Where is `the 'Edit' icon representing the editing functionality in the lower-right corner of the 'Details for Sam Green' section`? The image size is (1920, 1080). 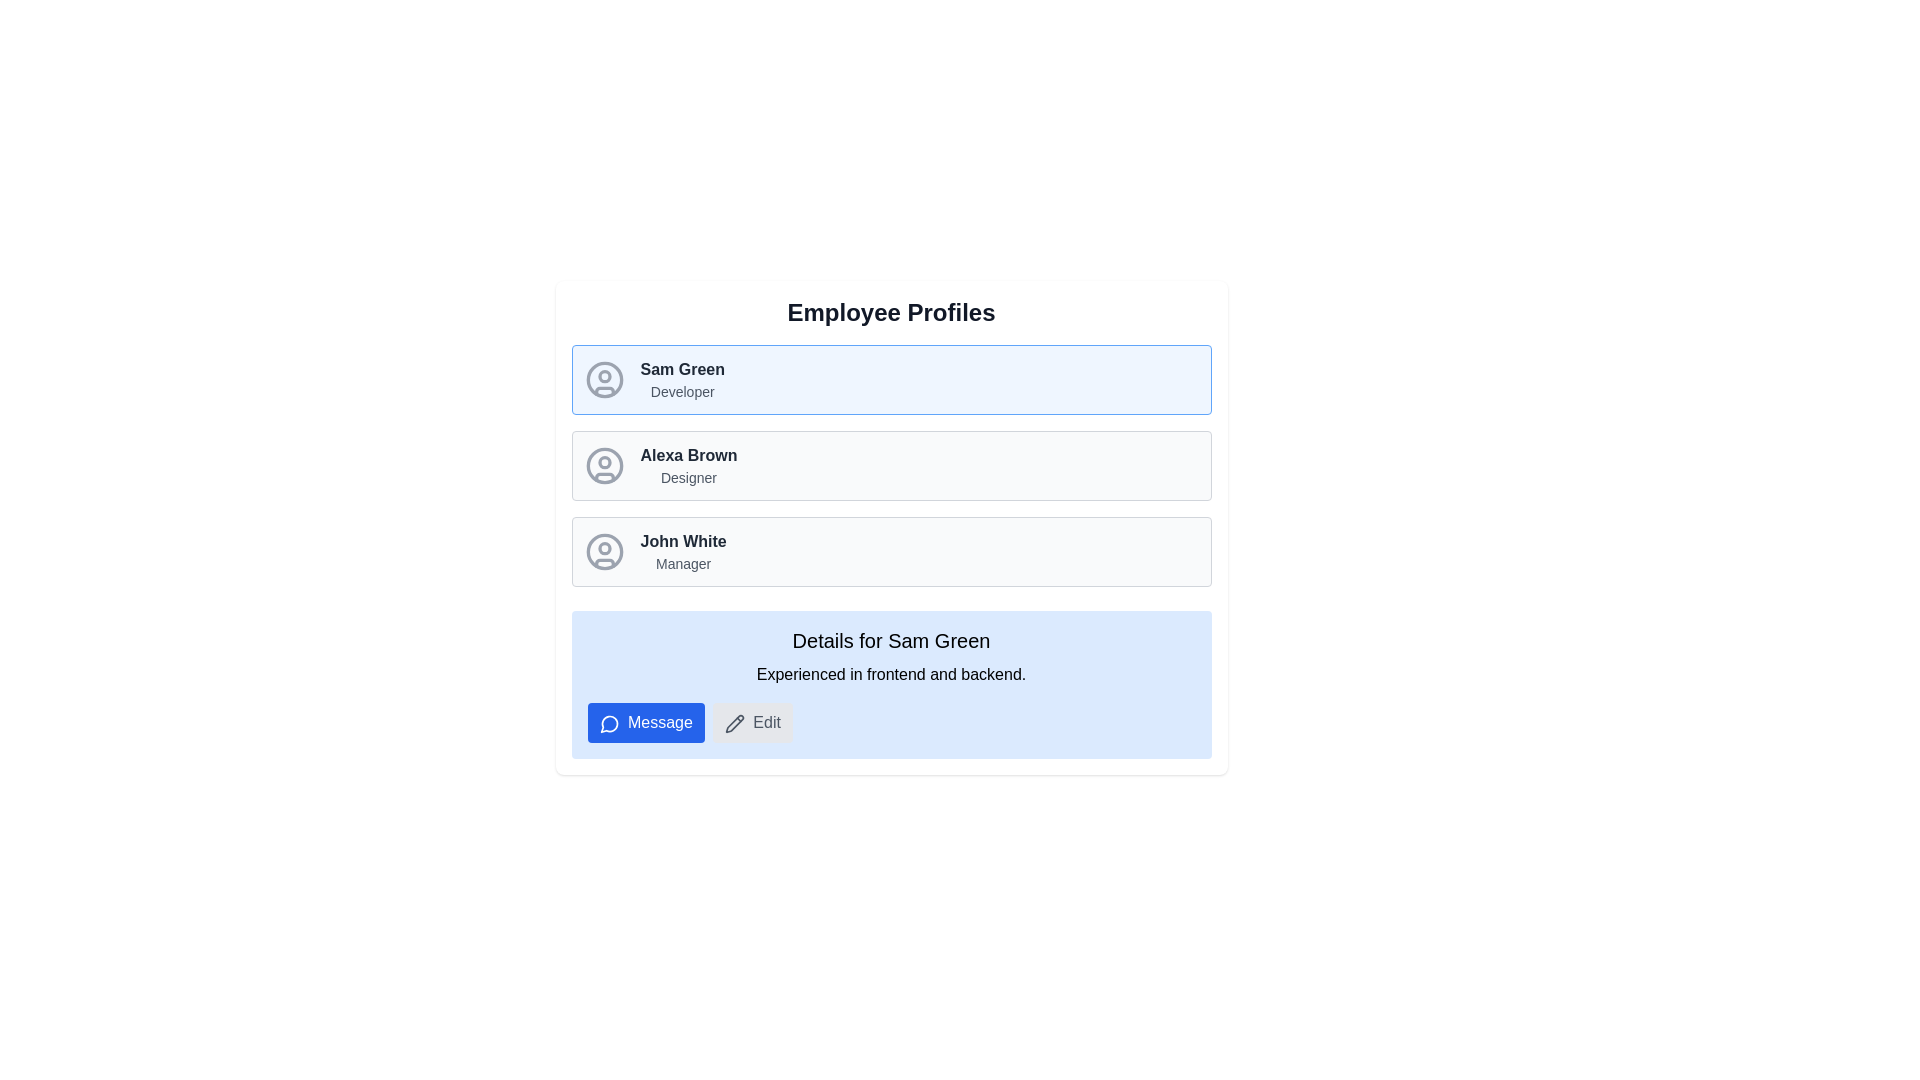 the 'Edit' icon representing the editing functionality in the lower-right corner of the 'Details for Sam Green' section is located at coordinates (733, 723).